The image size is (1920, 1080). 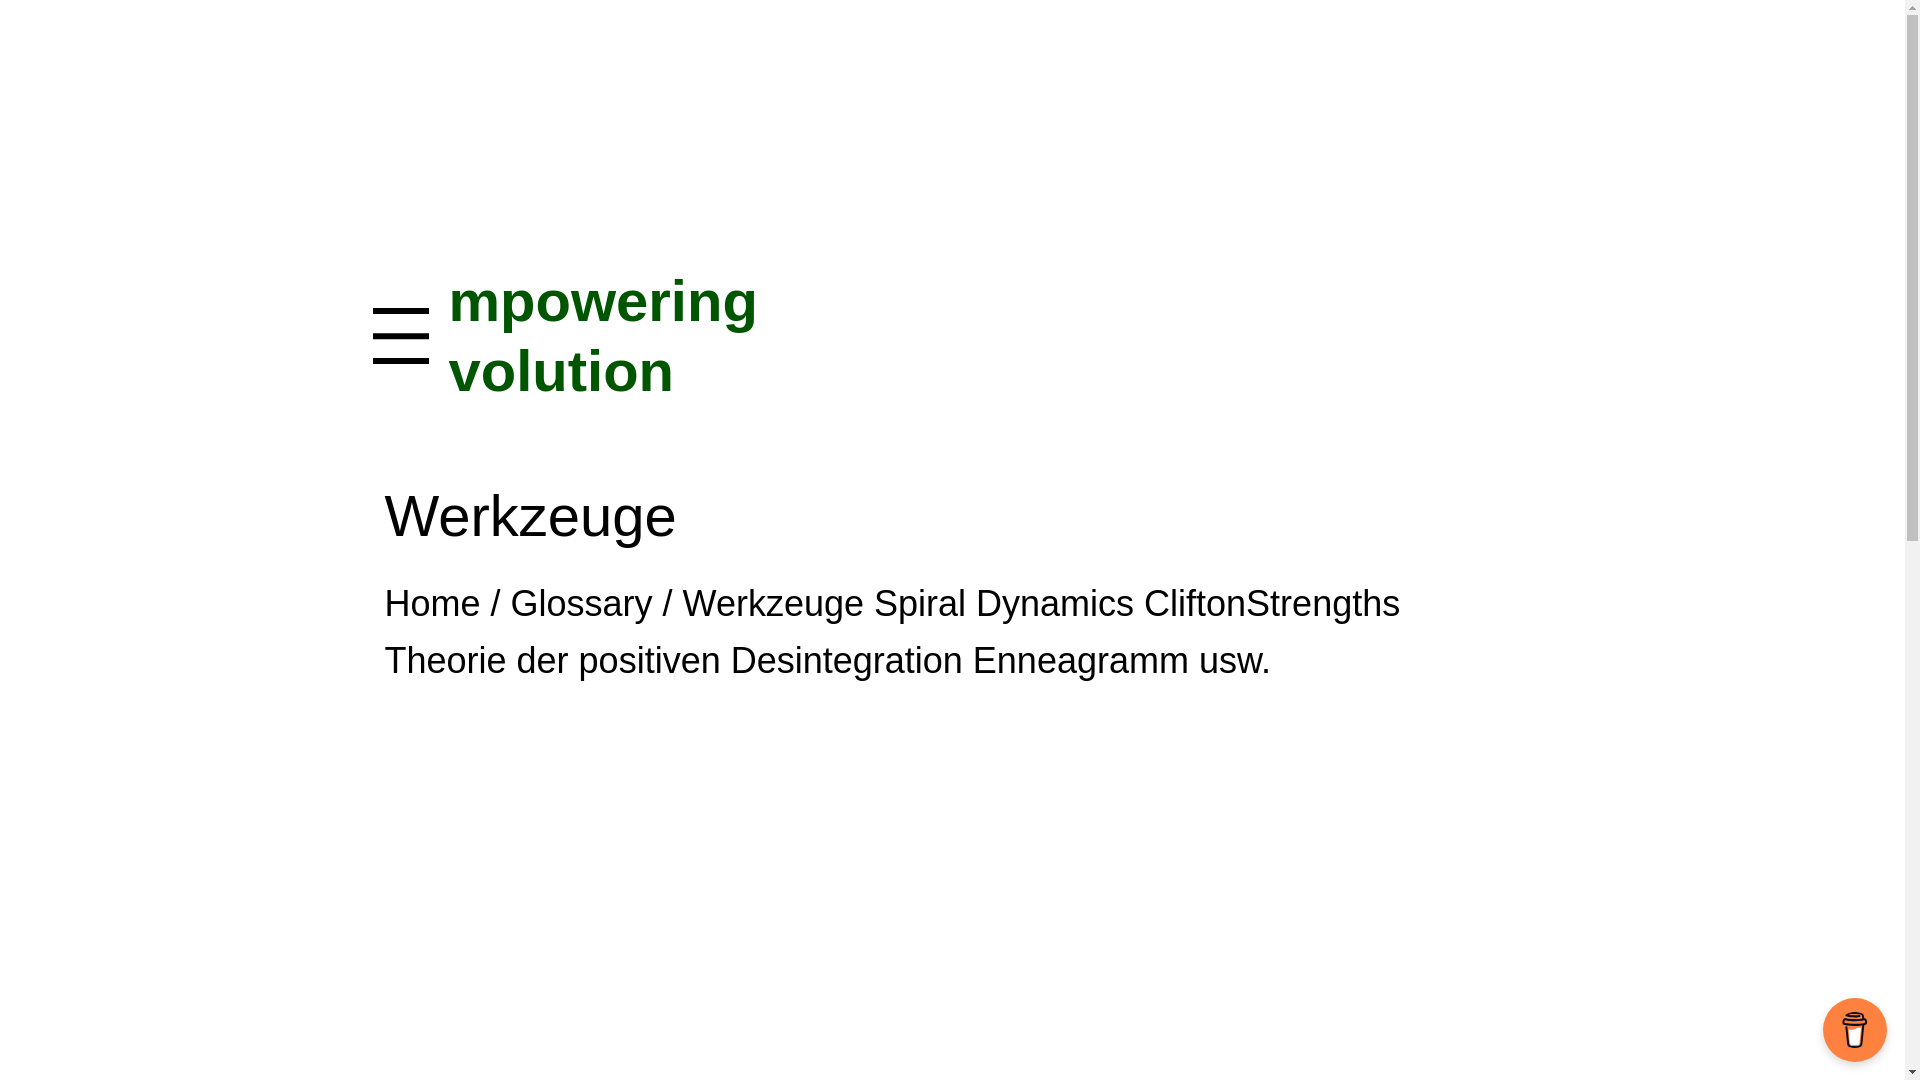 What do you see at coordinates (601, 334) in the screenshot?
I see `'mpowering` at bounding box center [601, 334].